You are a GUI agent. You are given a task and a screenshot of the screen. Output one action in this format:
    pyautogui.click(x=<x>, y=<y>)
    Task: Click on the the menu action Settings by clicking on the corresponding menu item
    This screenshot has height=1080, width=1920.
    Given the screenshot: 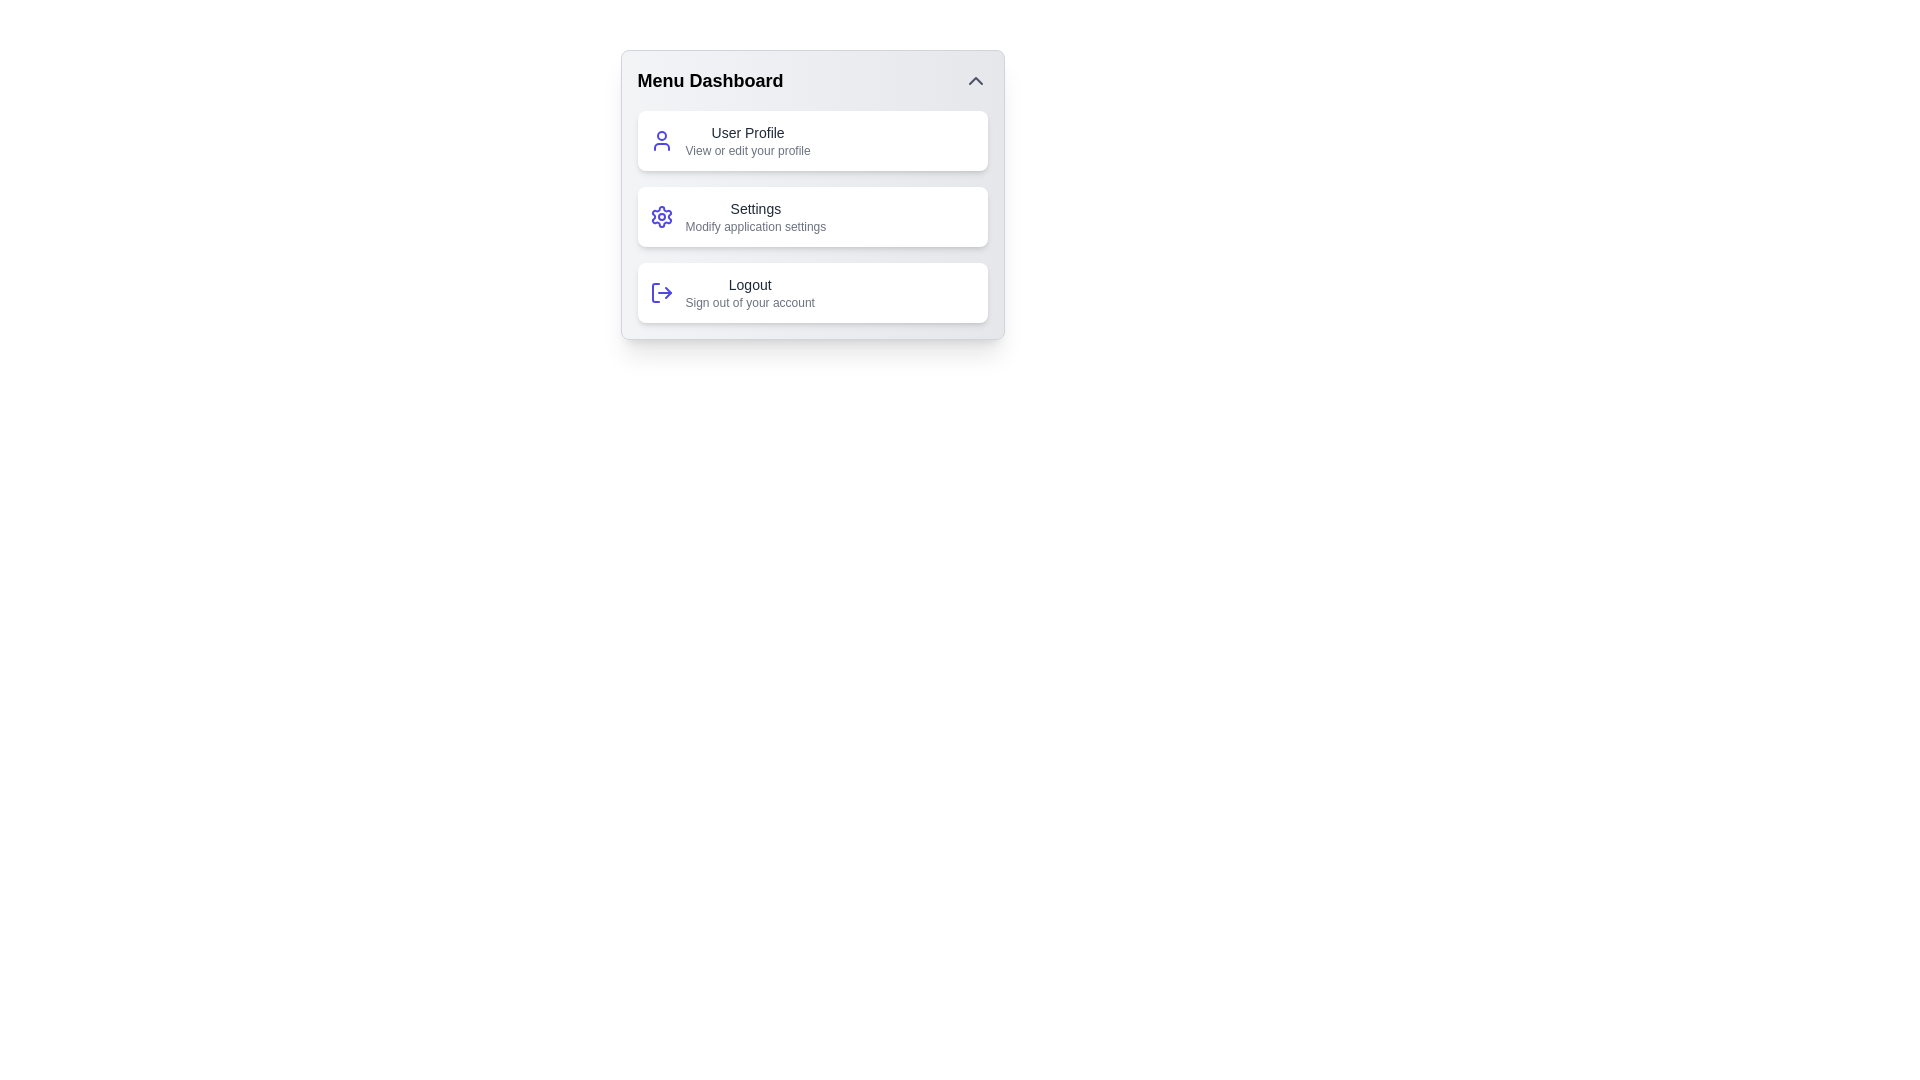 What is the action you would take?
    pyautogui.click(x=812, y=216)
    